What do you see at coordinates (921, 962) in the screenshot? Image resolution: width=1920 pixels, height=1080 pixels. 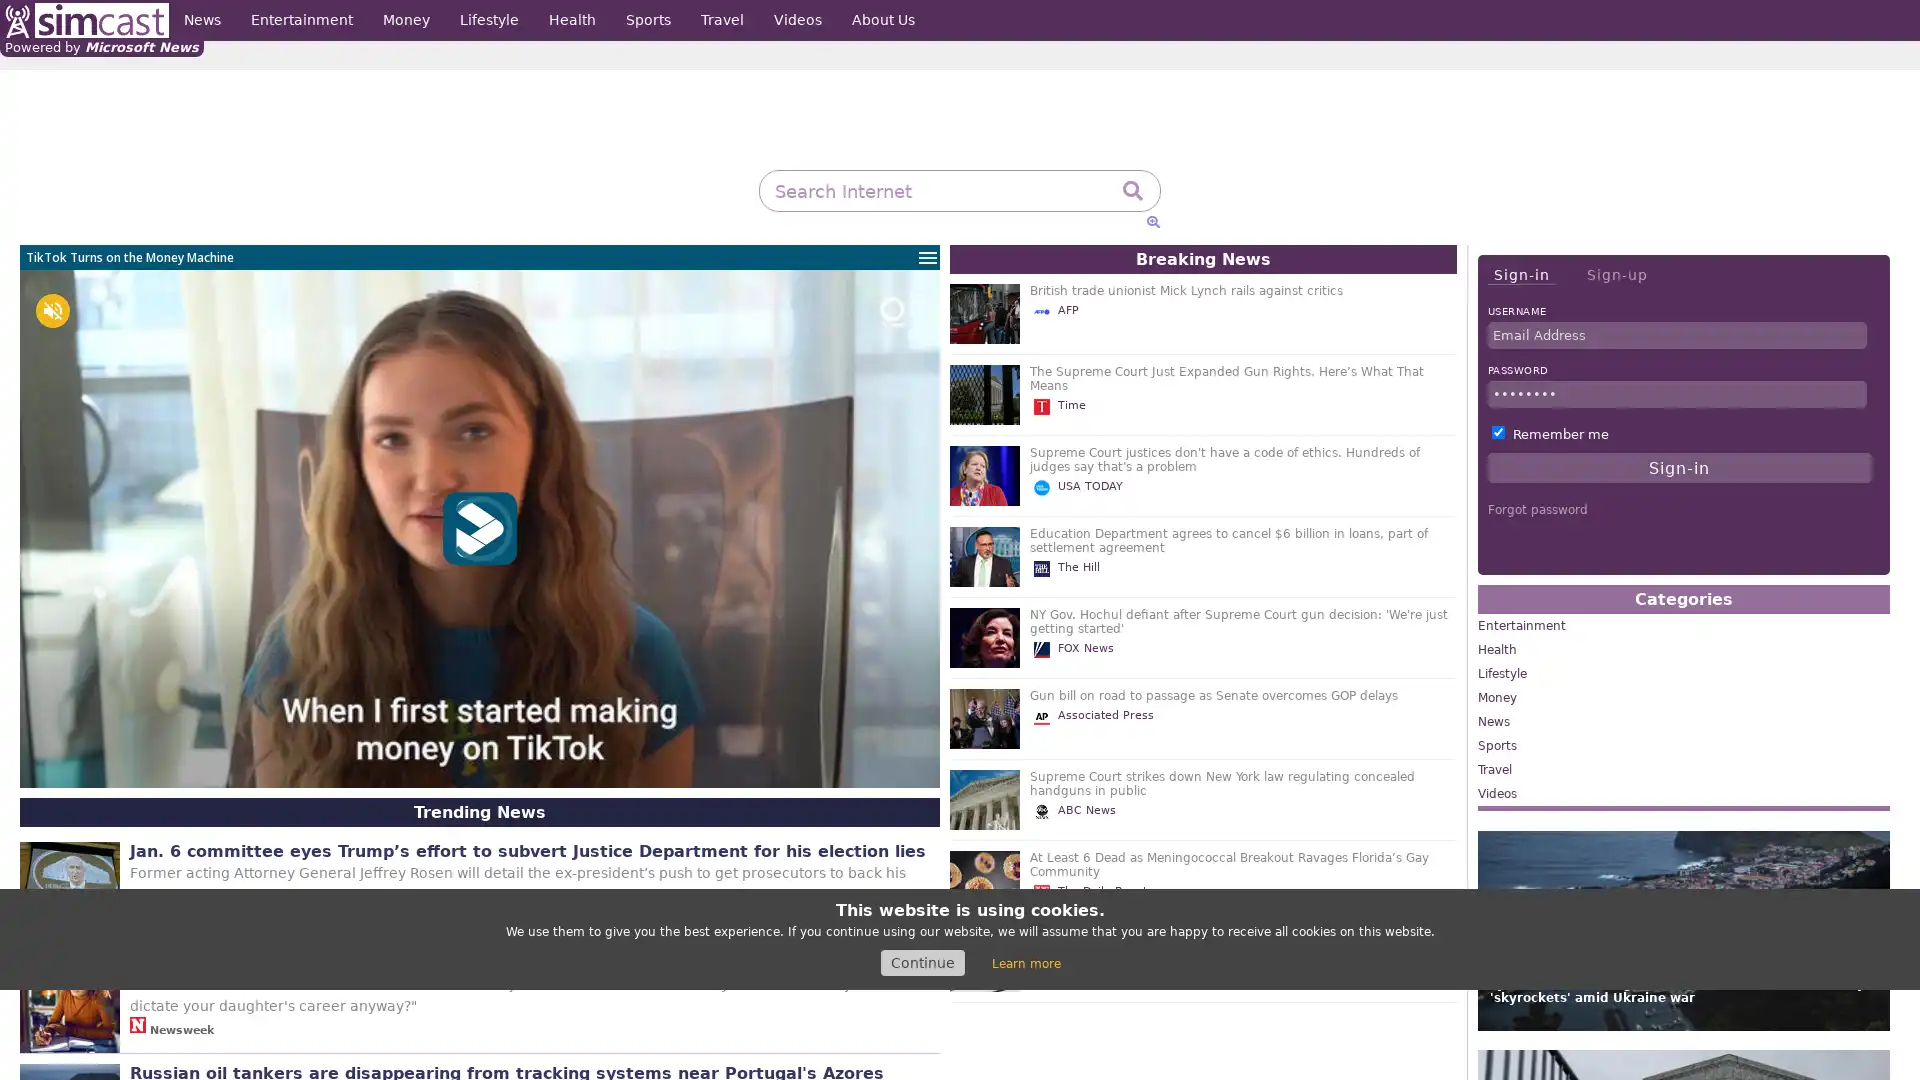 I see `Continue` at bounding box center [921, 962].